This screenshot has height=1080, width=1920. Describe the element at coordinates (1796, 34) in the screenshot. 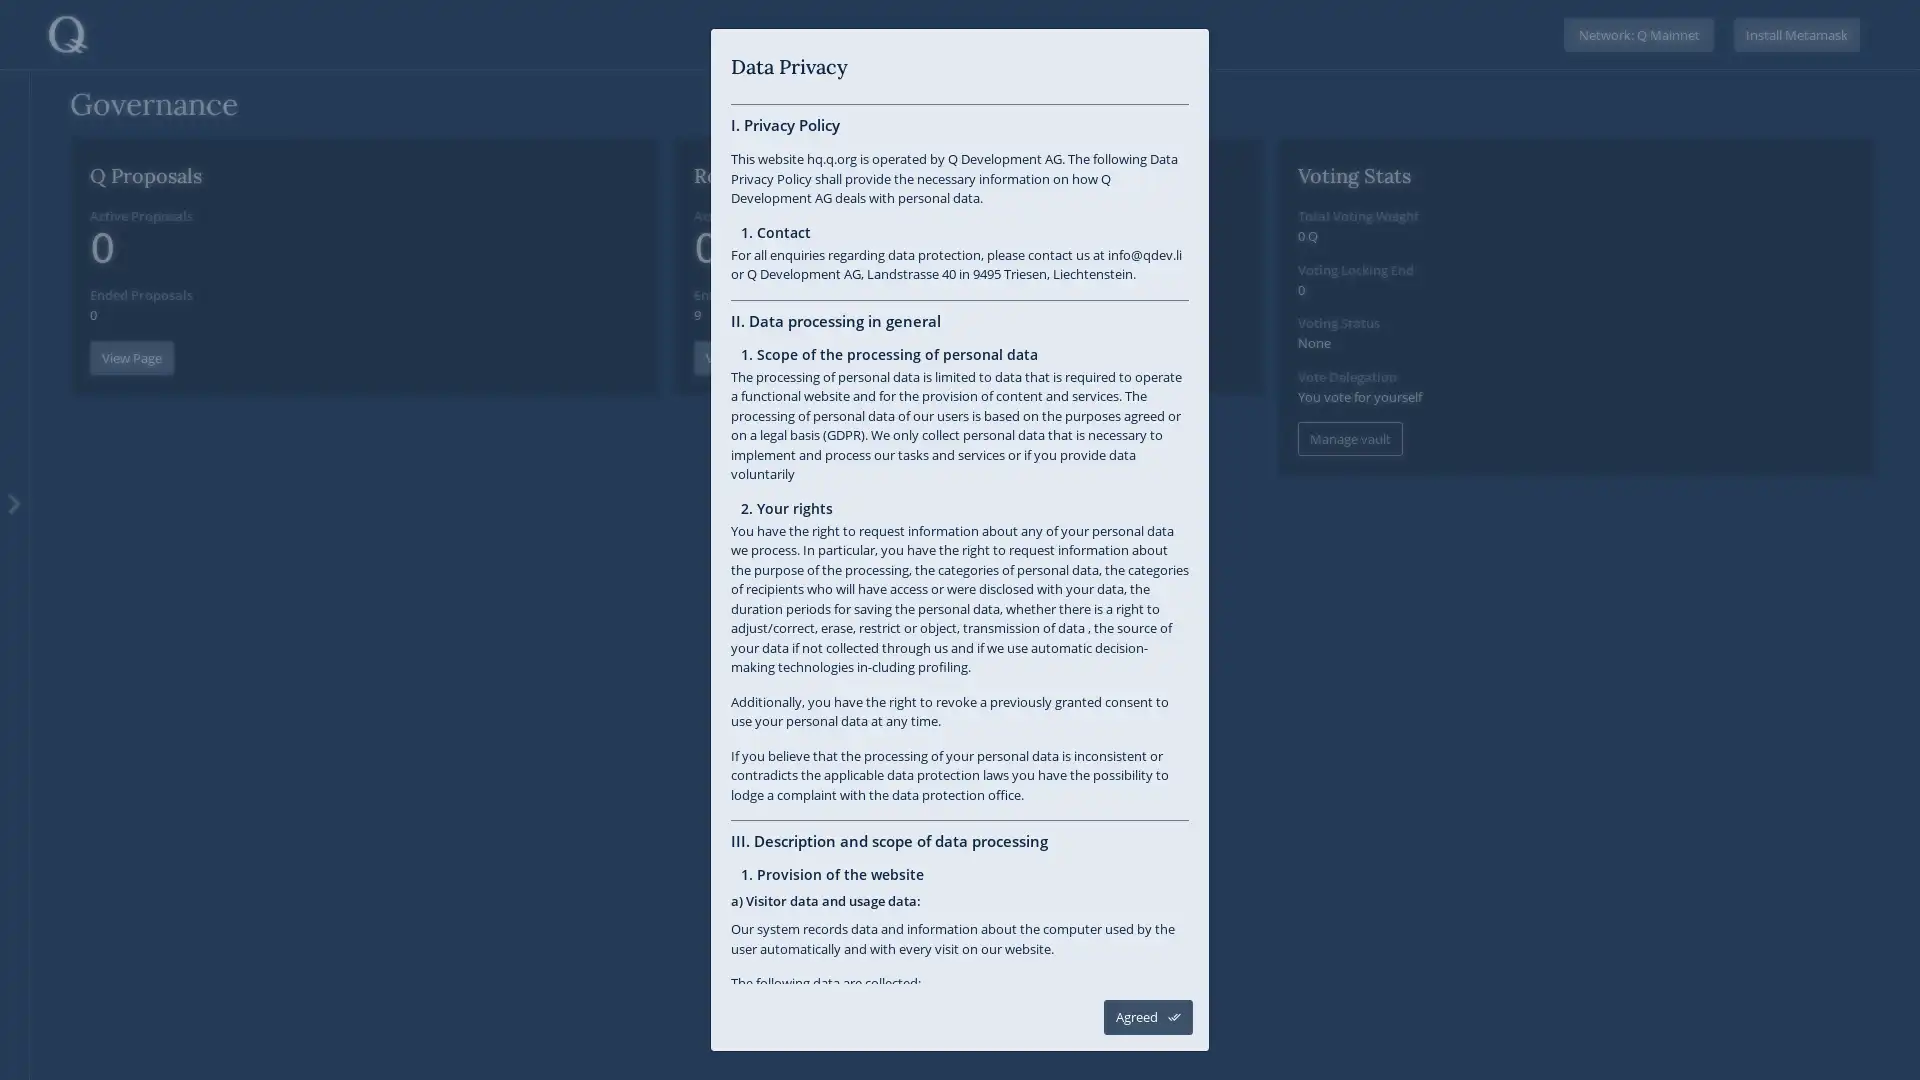

I see `Install Metamask` at that location.